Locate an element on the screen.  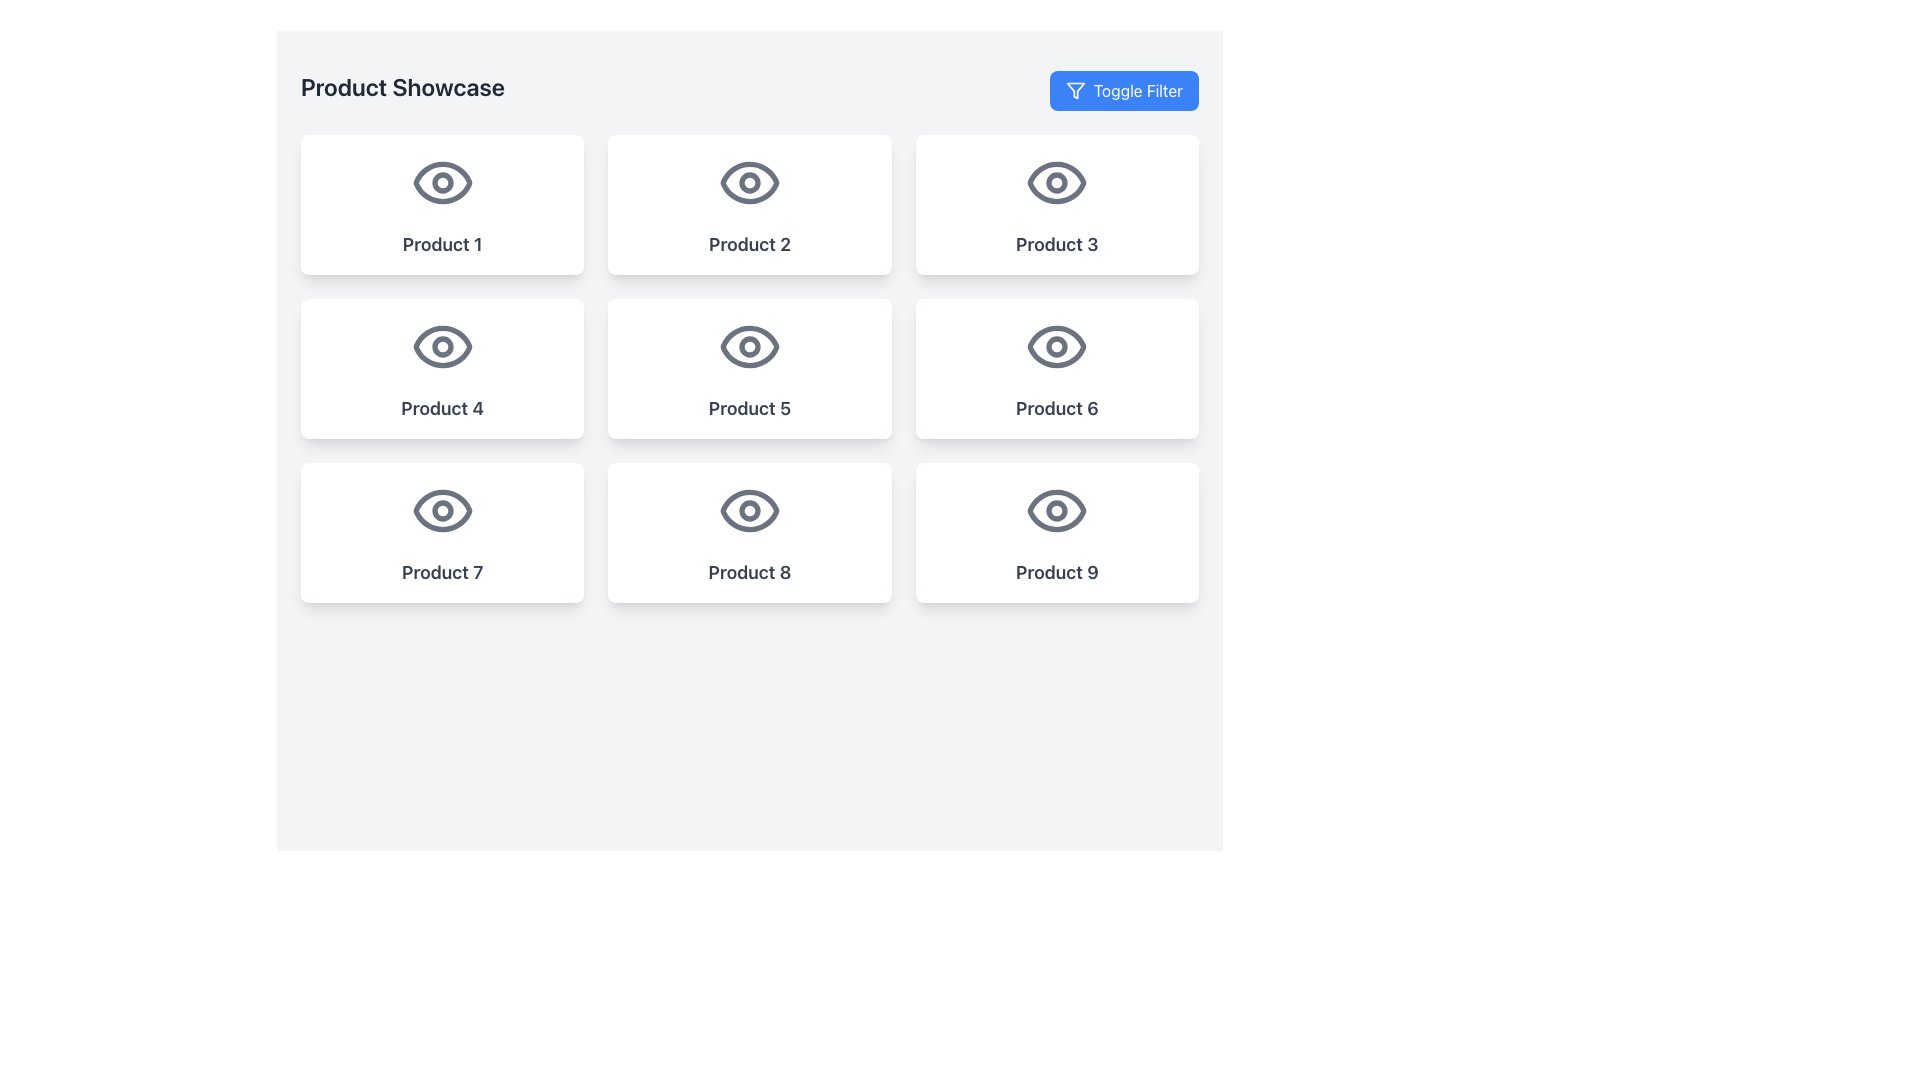
the small gray circular element located at the center of the eye icon in the eighth grid item of the 3x3 product showcase layout is located at coordinates (748, 509).